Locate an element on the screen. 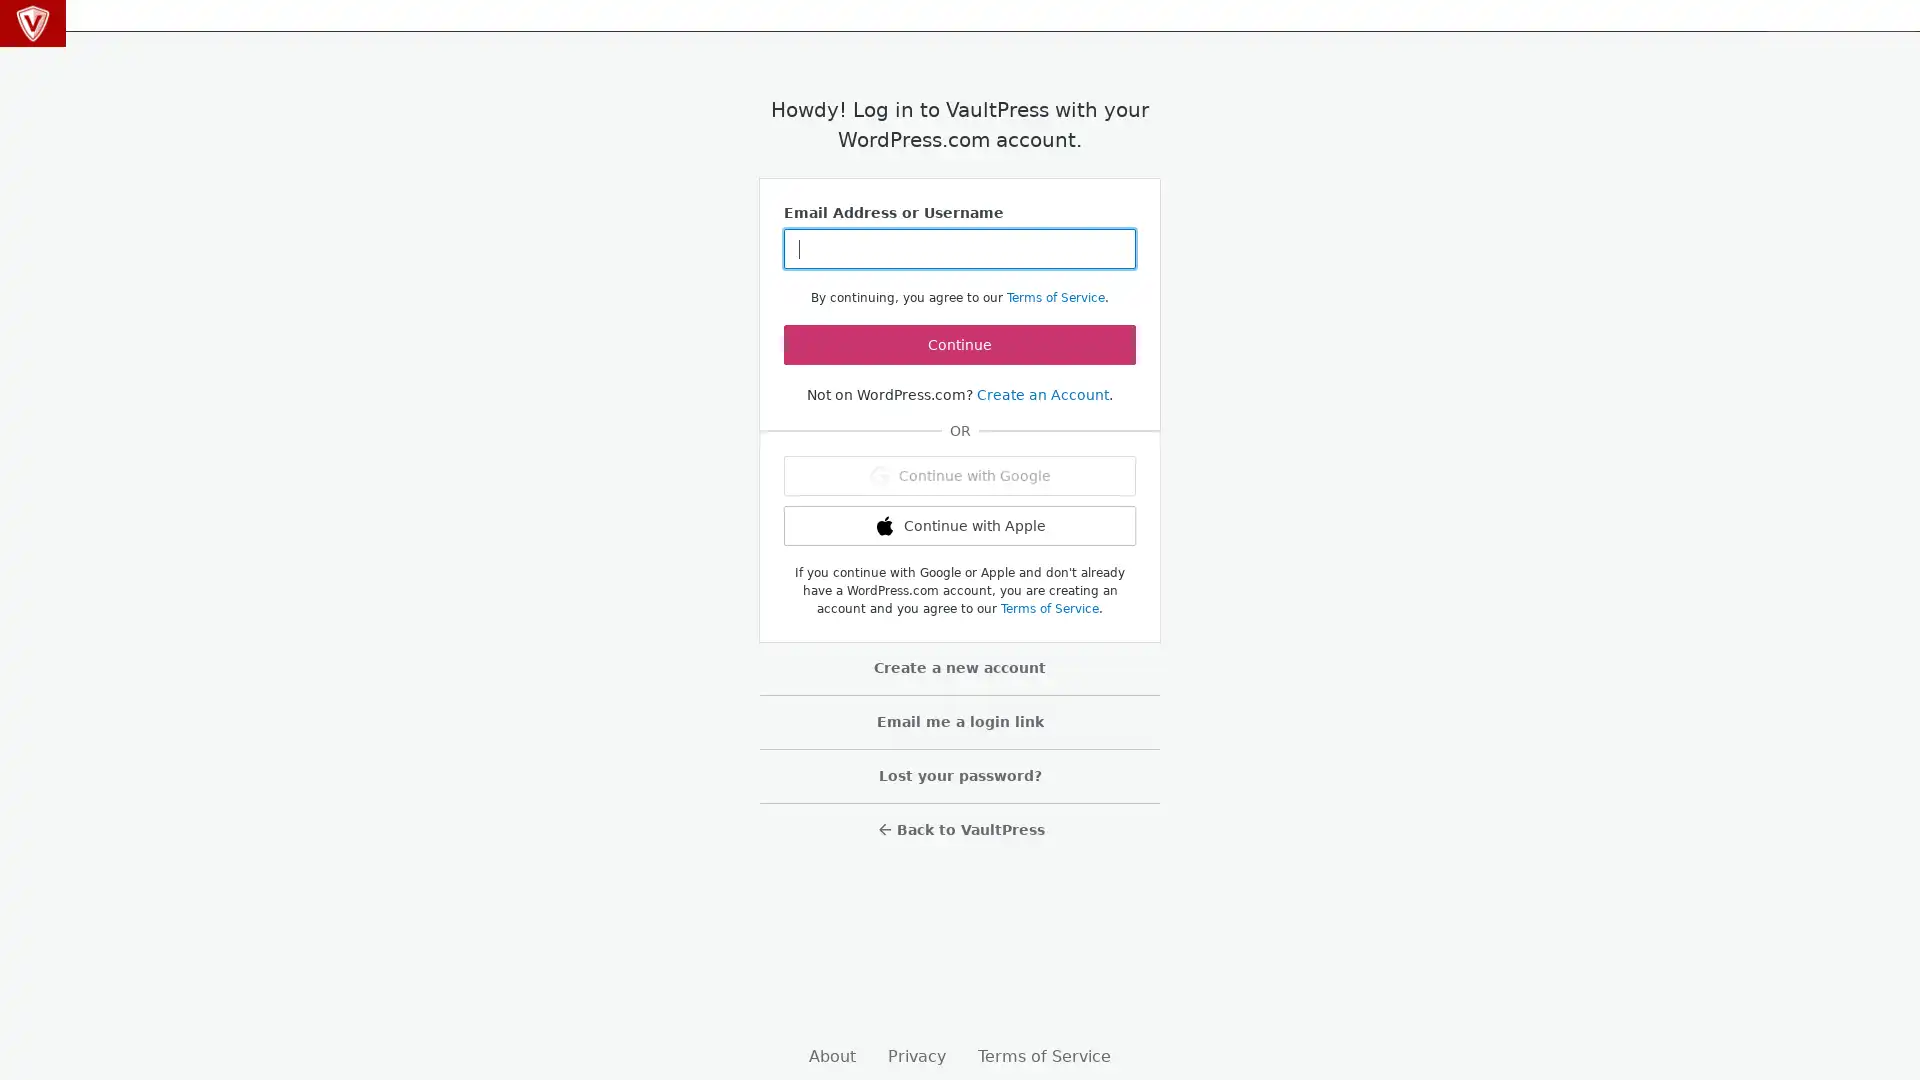  Continue with Apple is located at coordinates (960, 524).